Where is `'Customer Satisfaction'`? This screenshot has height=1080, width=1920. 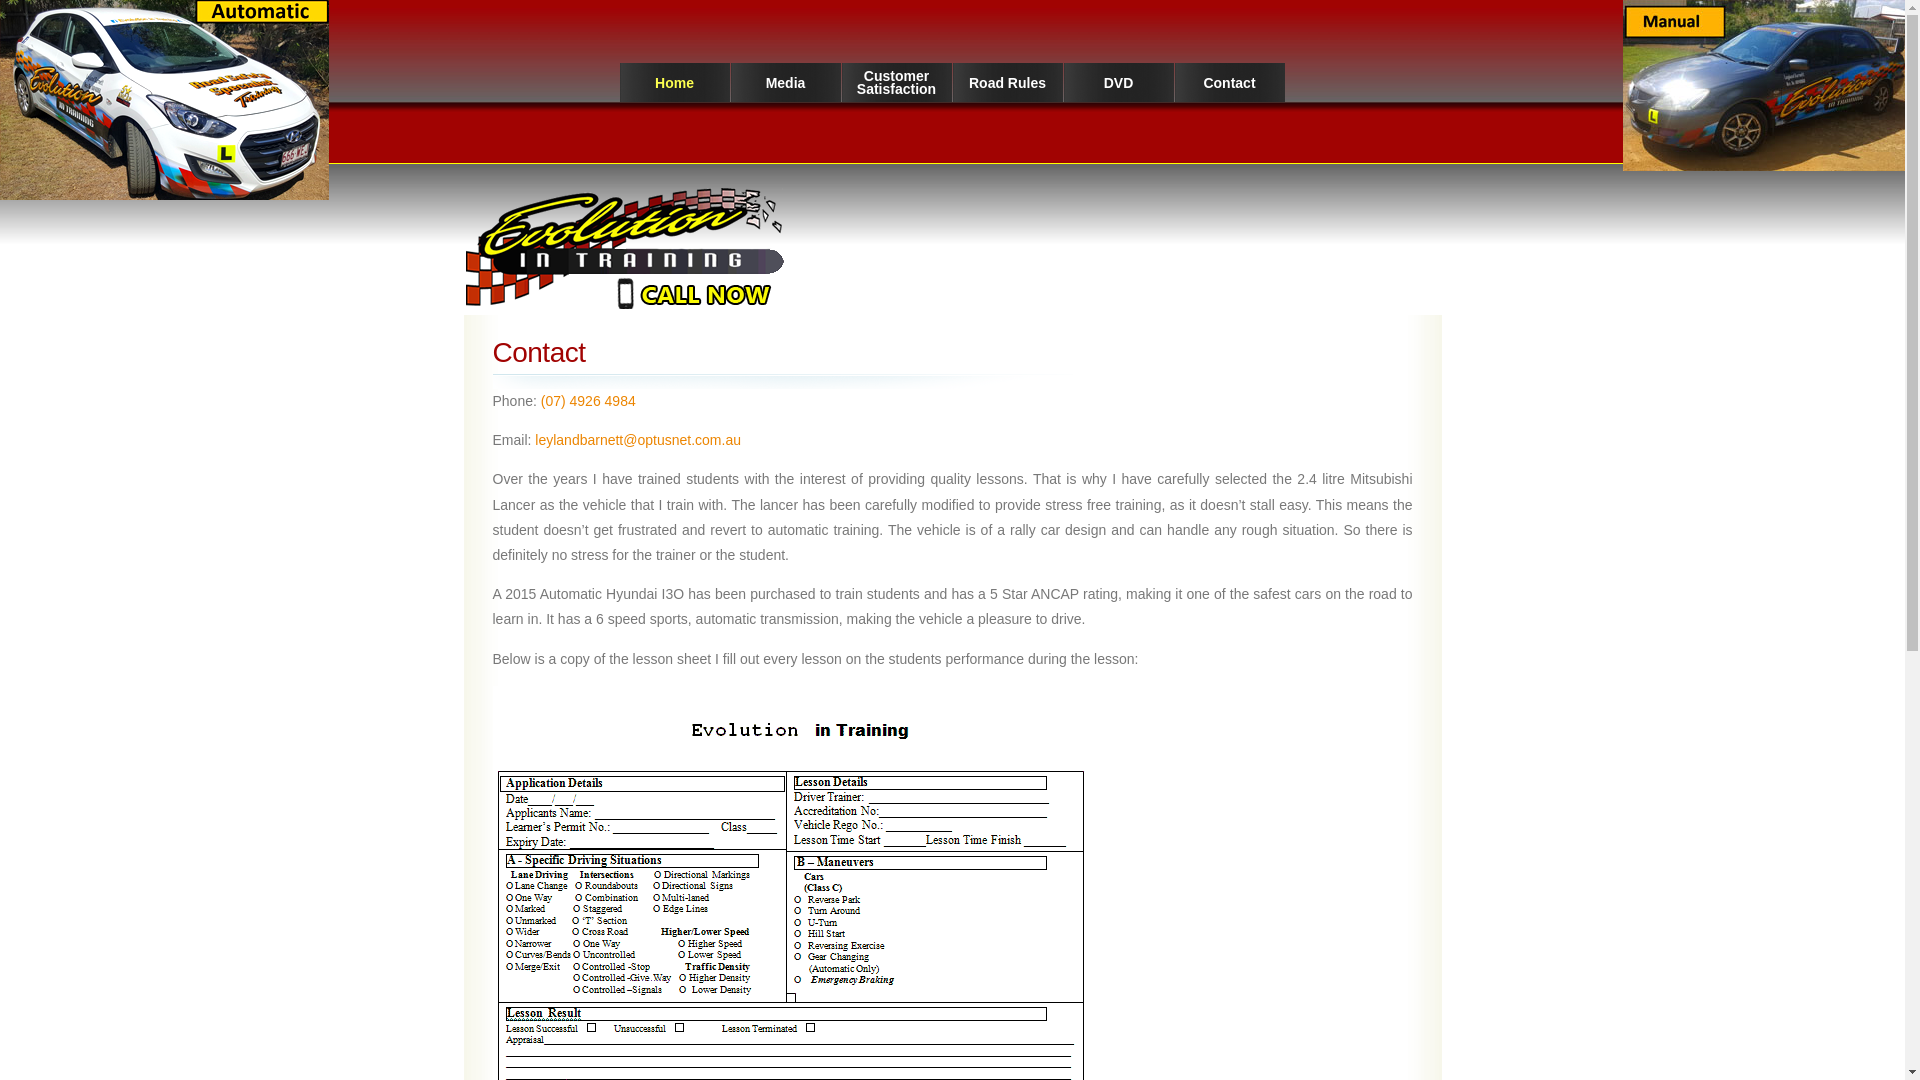
'Customer Satisfaction' is located at coordinates (896, 81).